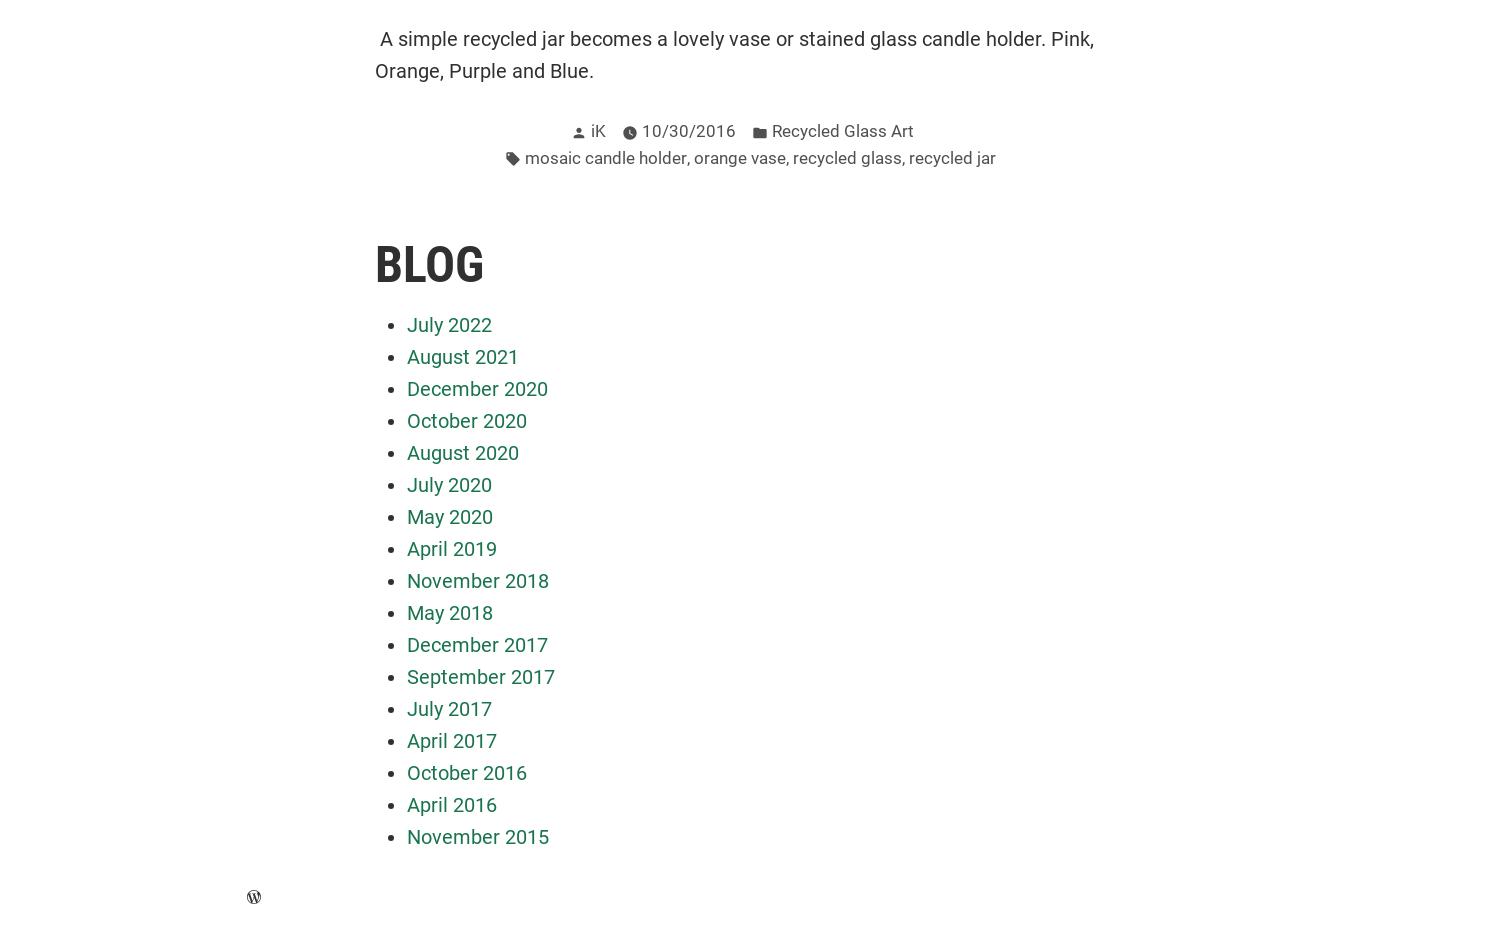  I want to click on 'A simple recycled jar becomes a lovely vase or stained glass candle holder. Pink, Orange, Purple and Blue.', so click(733, 52).